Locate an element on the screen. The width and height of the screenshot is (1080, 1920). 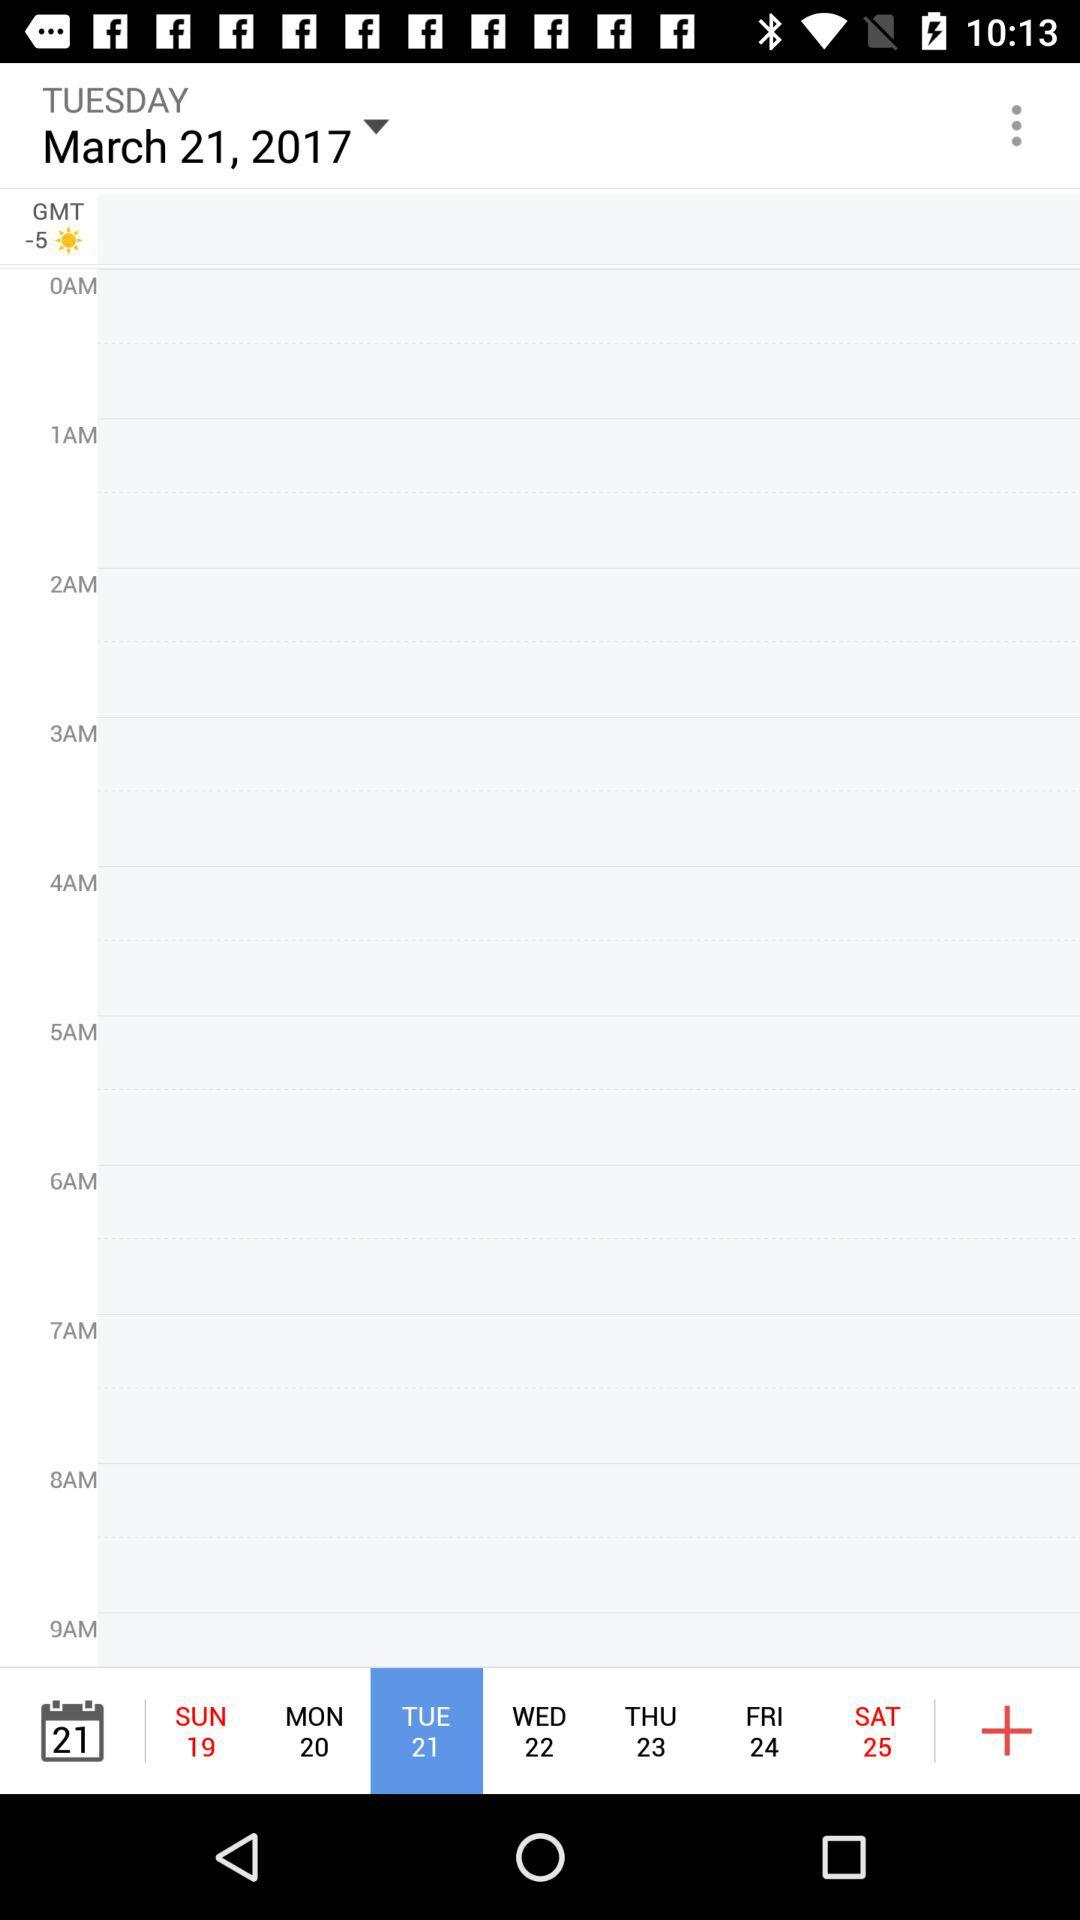
the add icon is located at coordinates (1007, 1730).